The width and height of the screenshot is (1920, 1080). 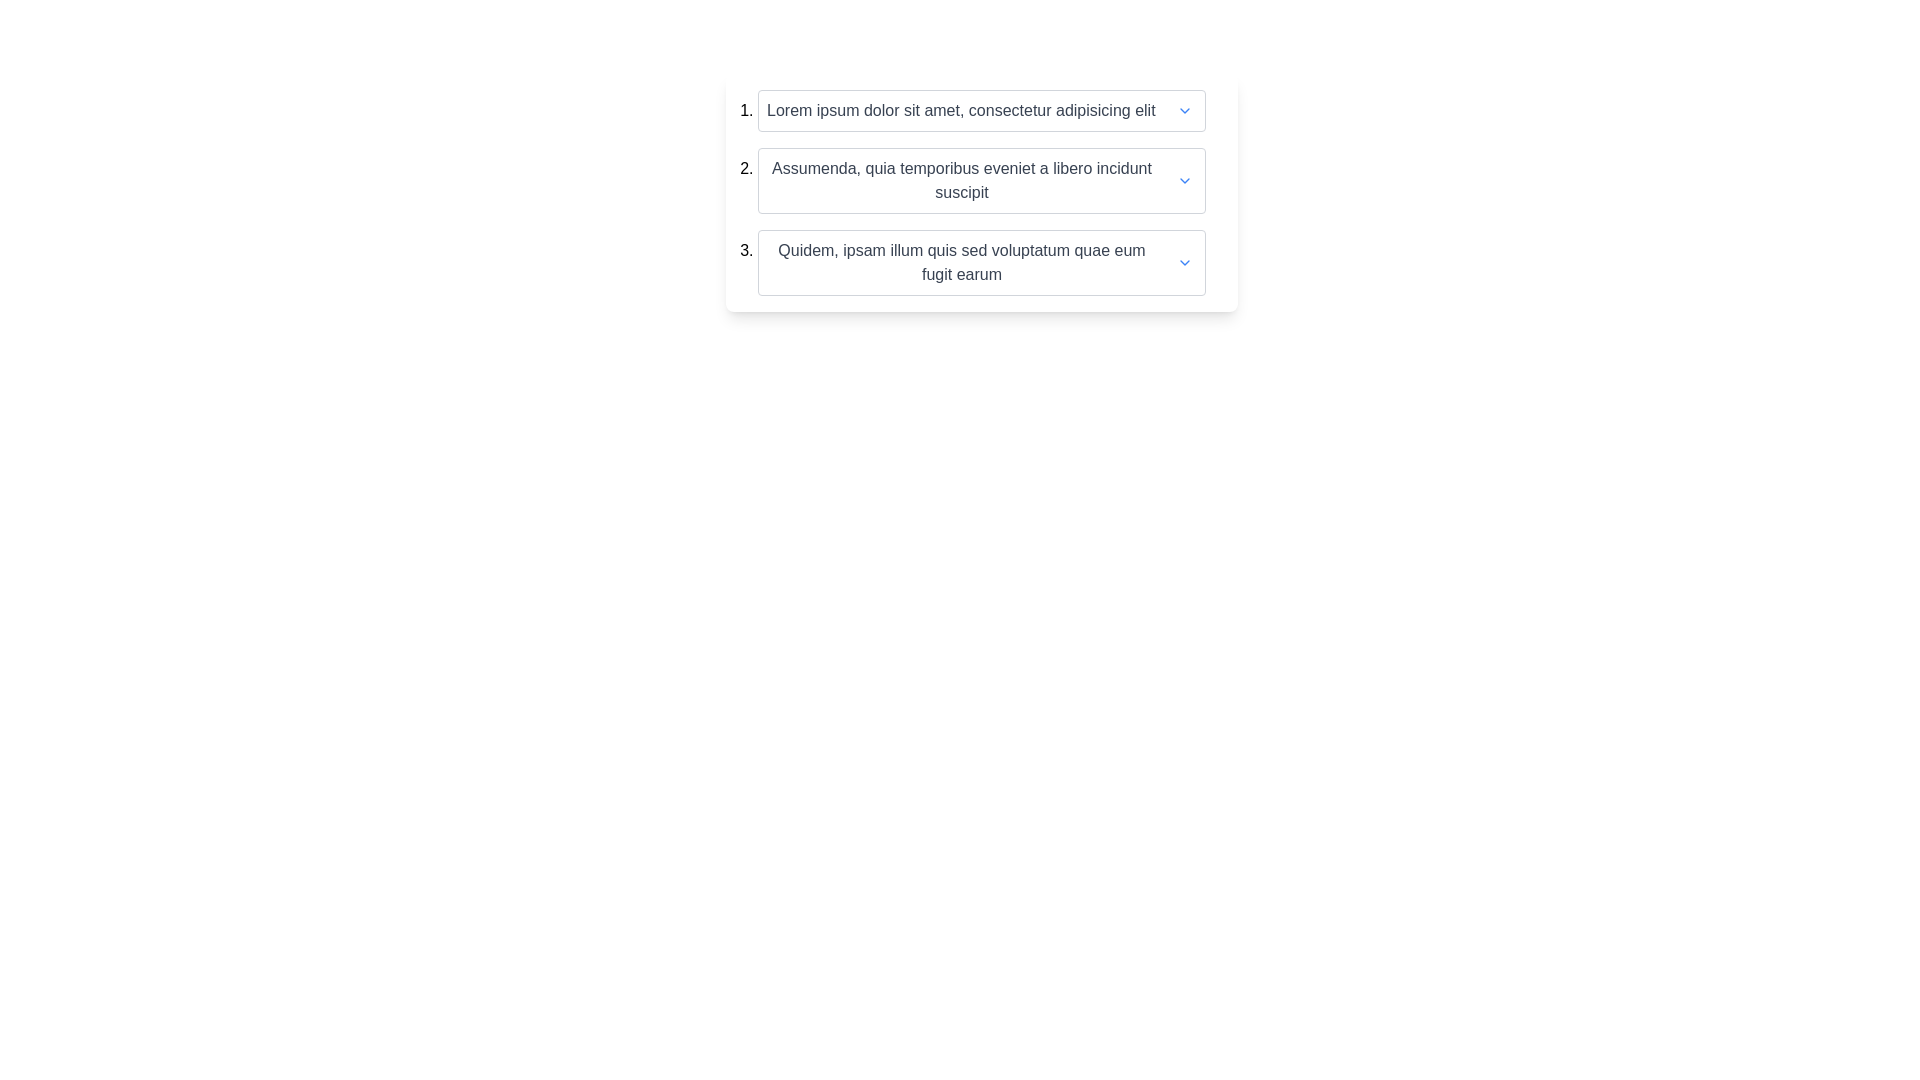 I want to click on the expandable list item containing the text 'Quidem, ipsam illum quis sed voluptatum quae eum fugit earum', so click(x=982, y=261).